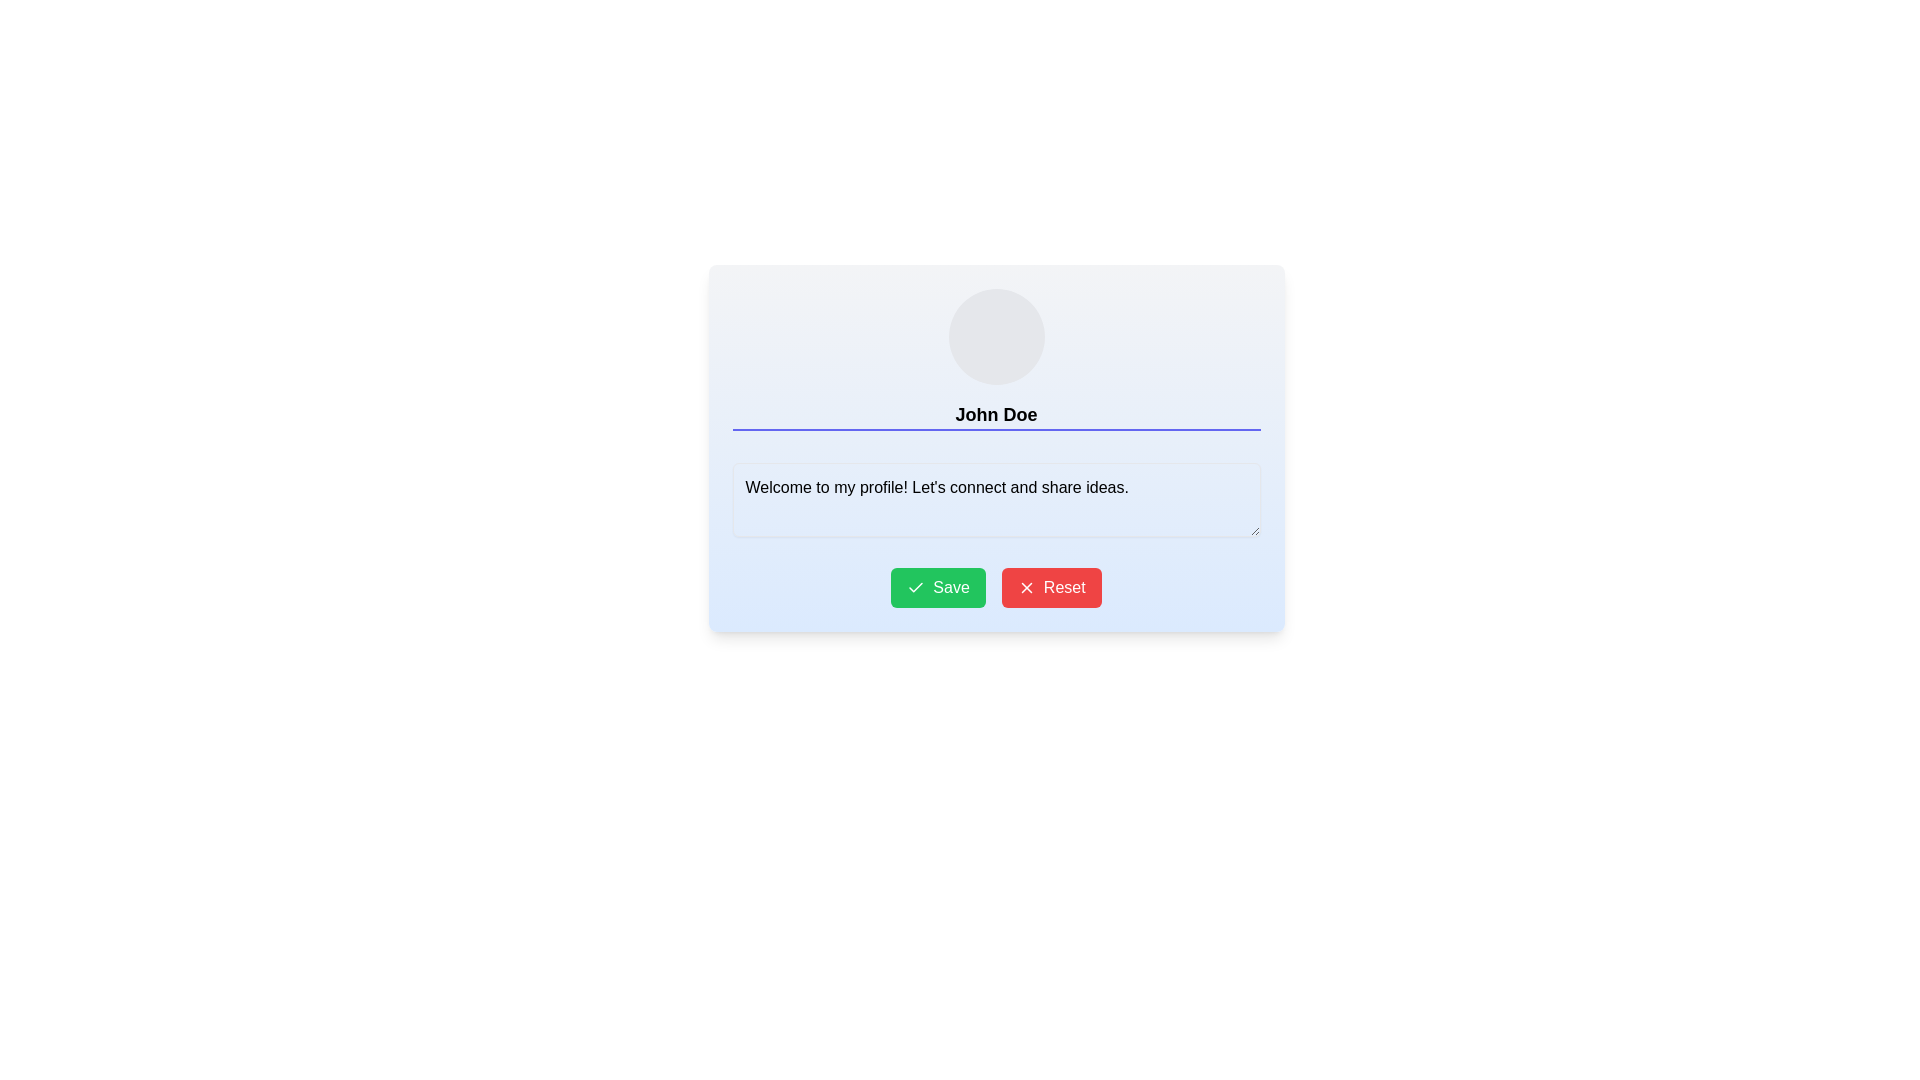  Describe the element at coordinates (915, 586) in the screenshot. I see `the SVG icon located inside the 'Save' button, positioned to the left of the text label 'Save'` at that location.